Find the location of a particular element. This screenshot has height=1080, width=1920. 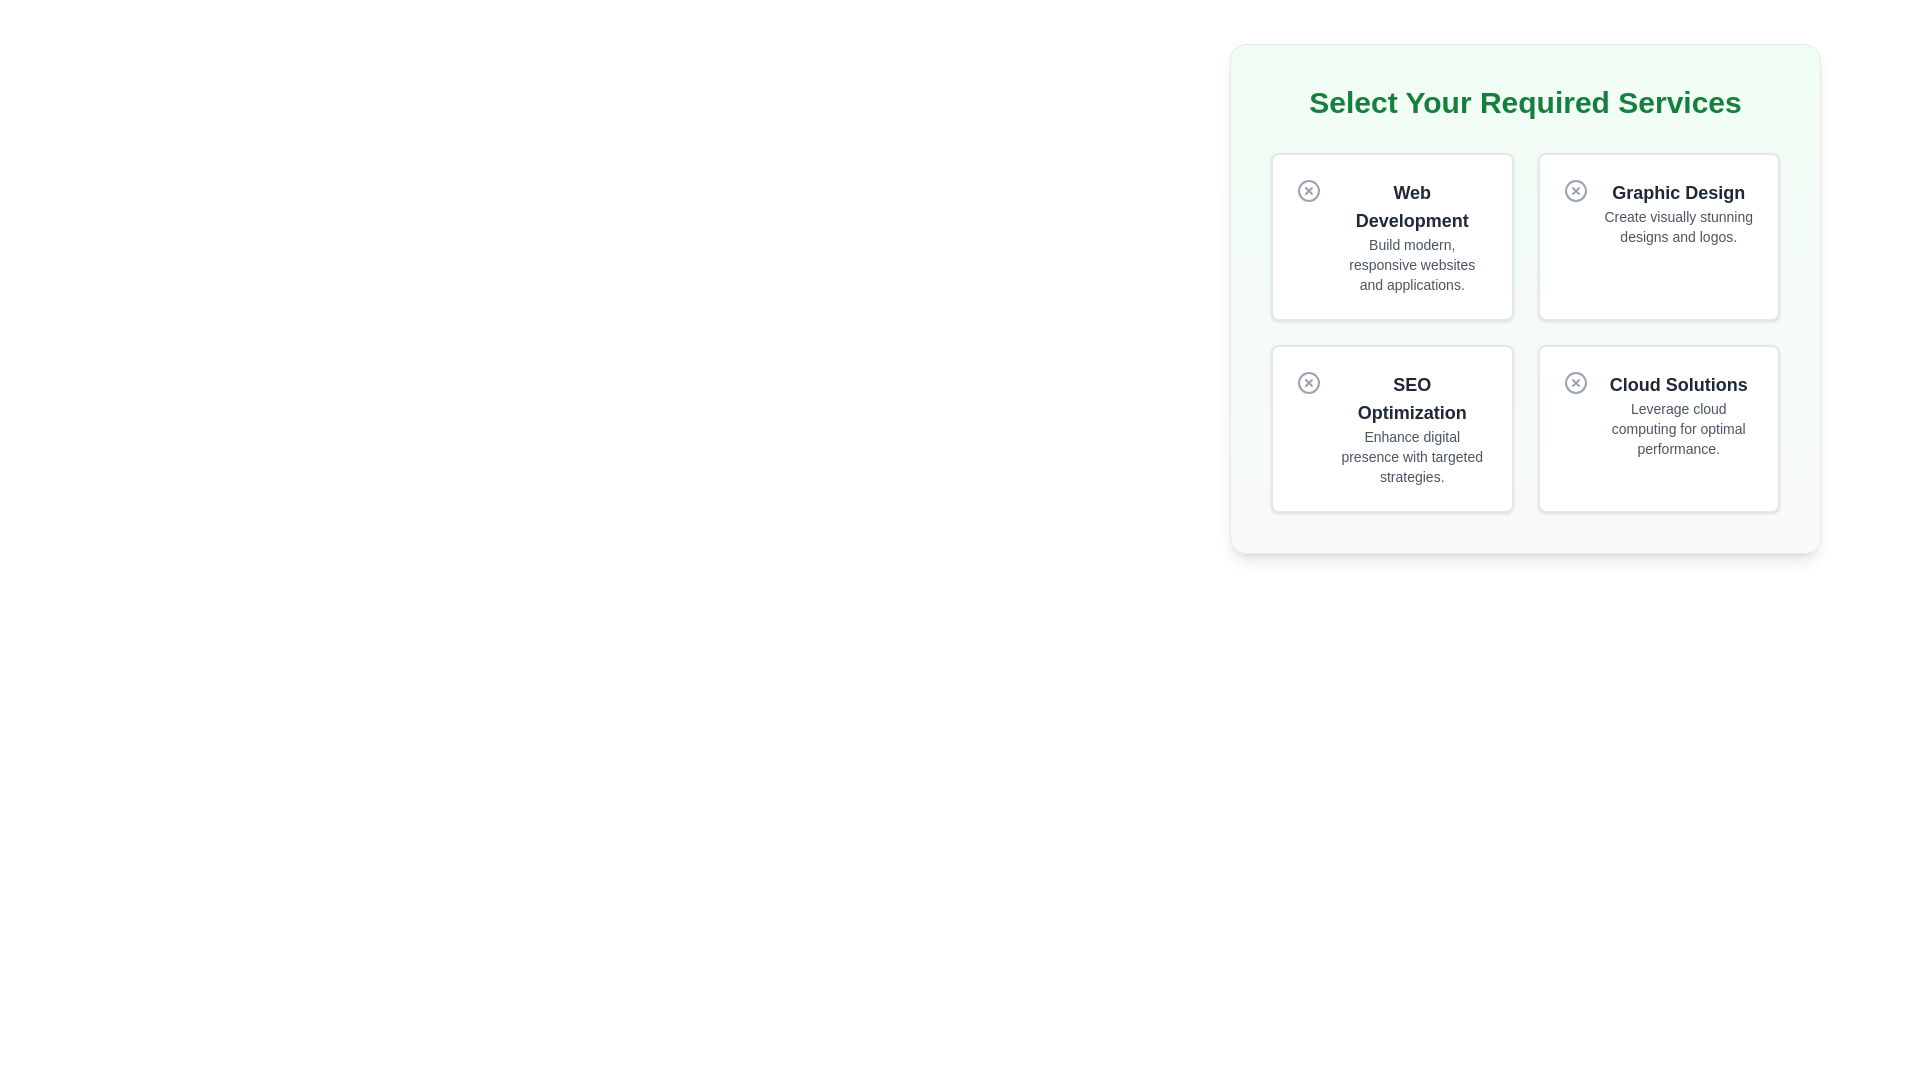

the static text element that describes the 'Graphic Design' service, located in the top-right quadrant of the interface, below the icon of the second service card from the left is located at coordinates (1678, 212).